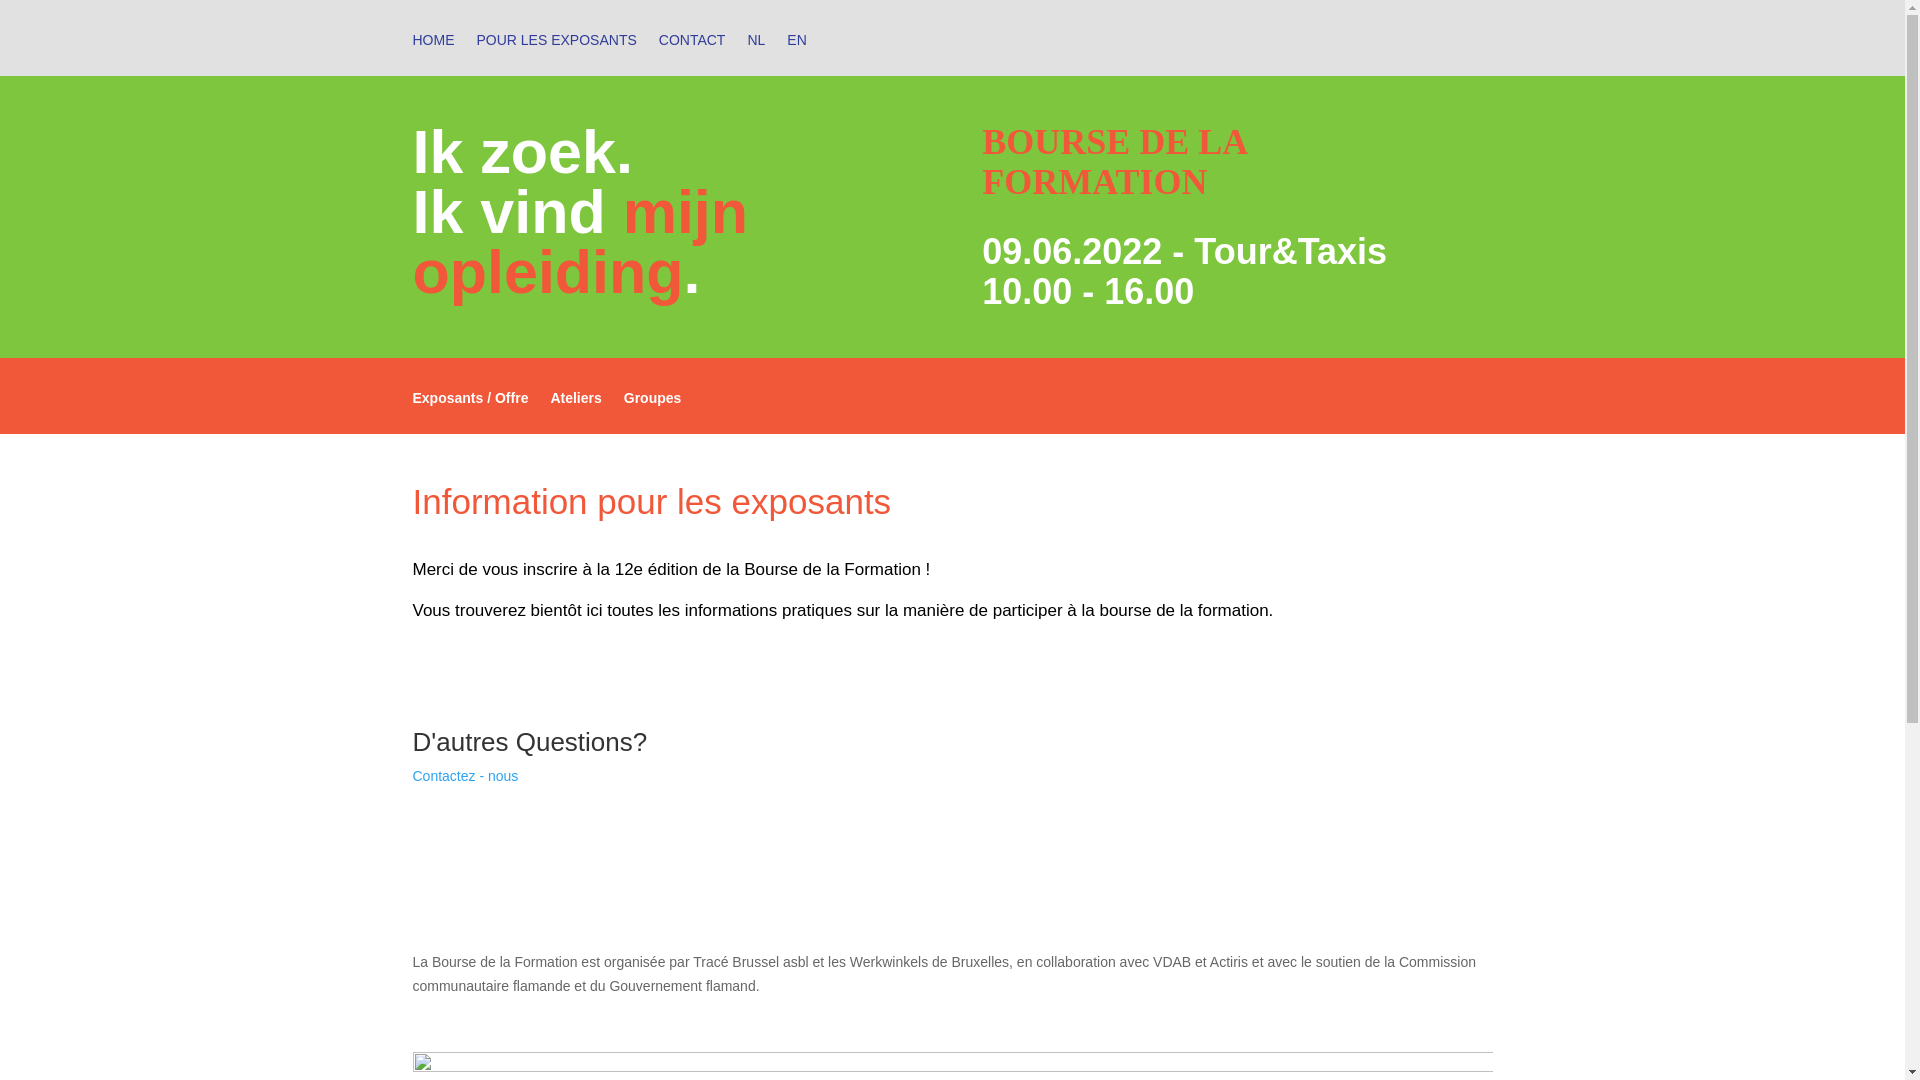 This screenshot has height=1080, width=1920. What do you see at coordinates (411, 53) in the screenshot?
I see `'HOME'` at bounding box center [411, 53].